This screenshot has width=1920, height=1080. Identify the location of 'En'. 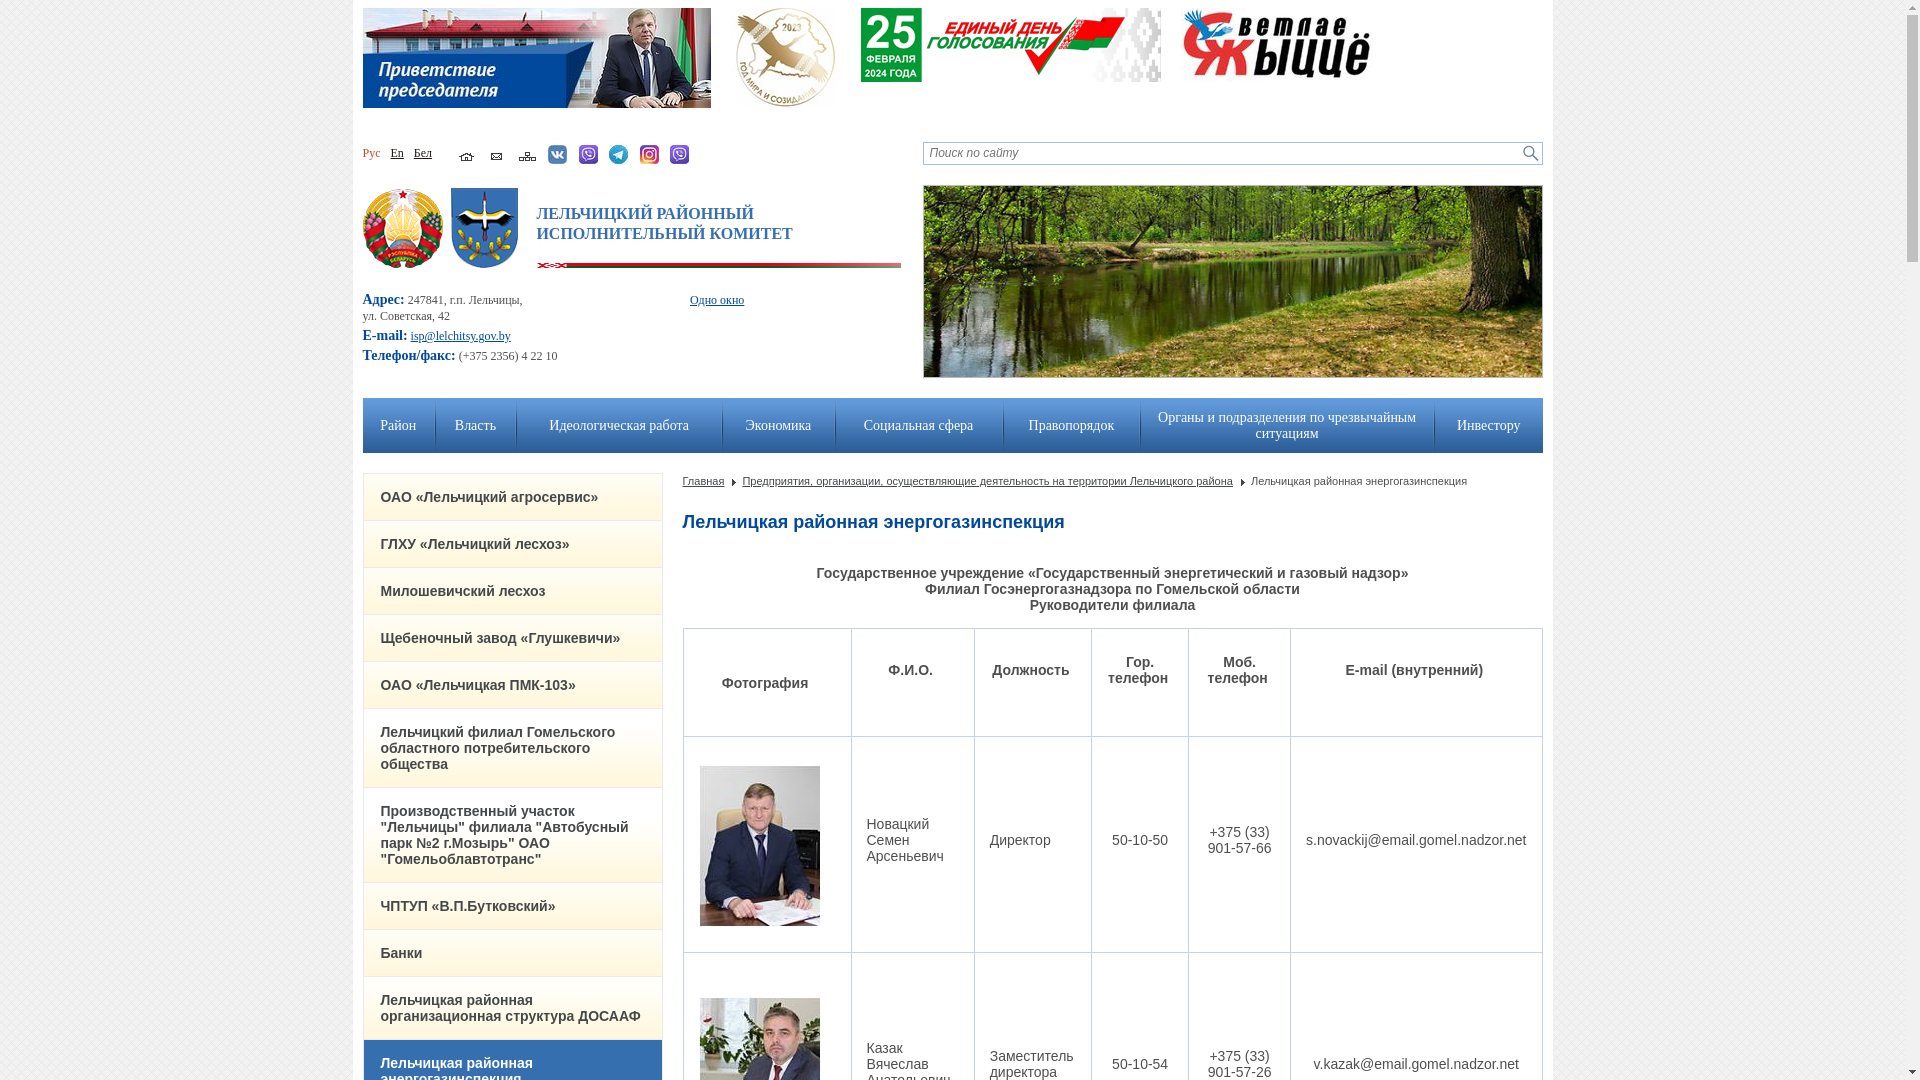
(396, 152).